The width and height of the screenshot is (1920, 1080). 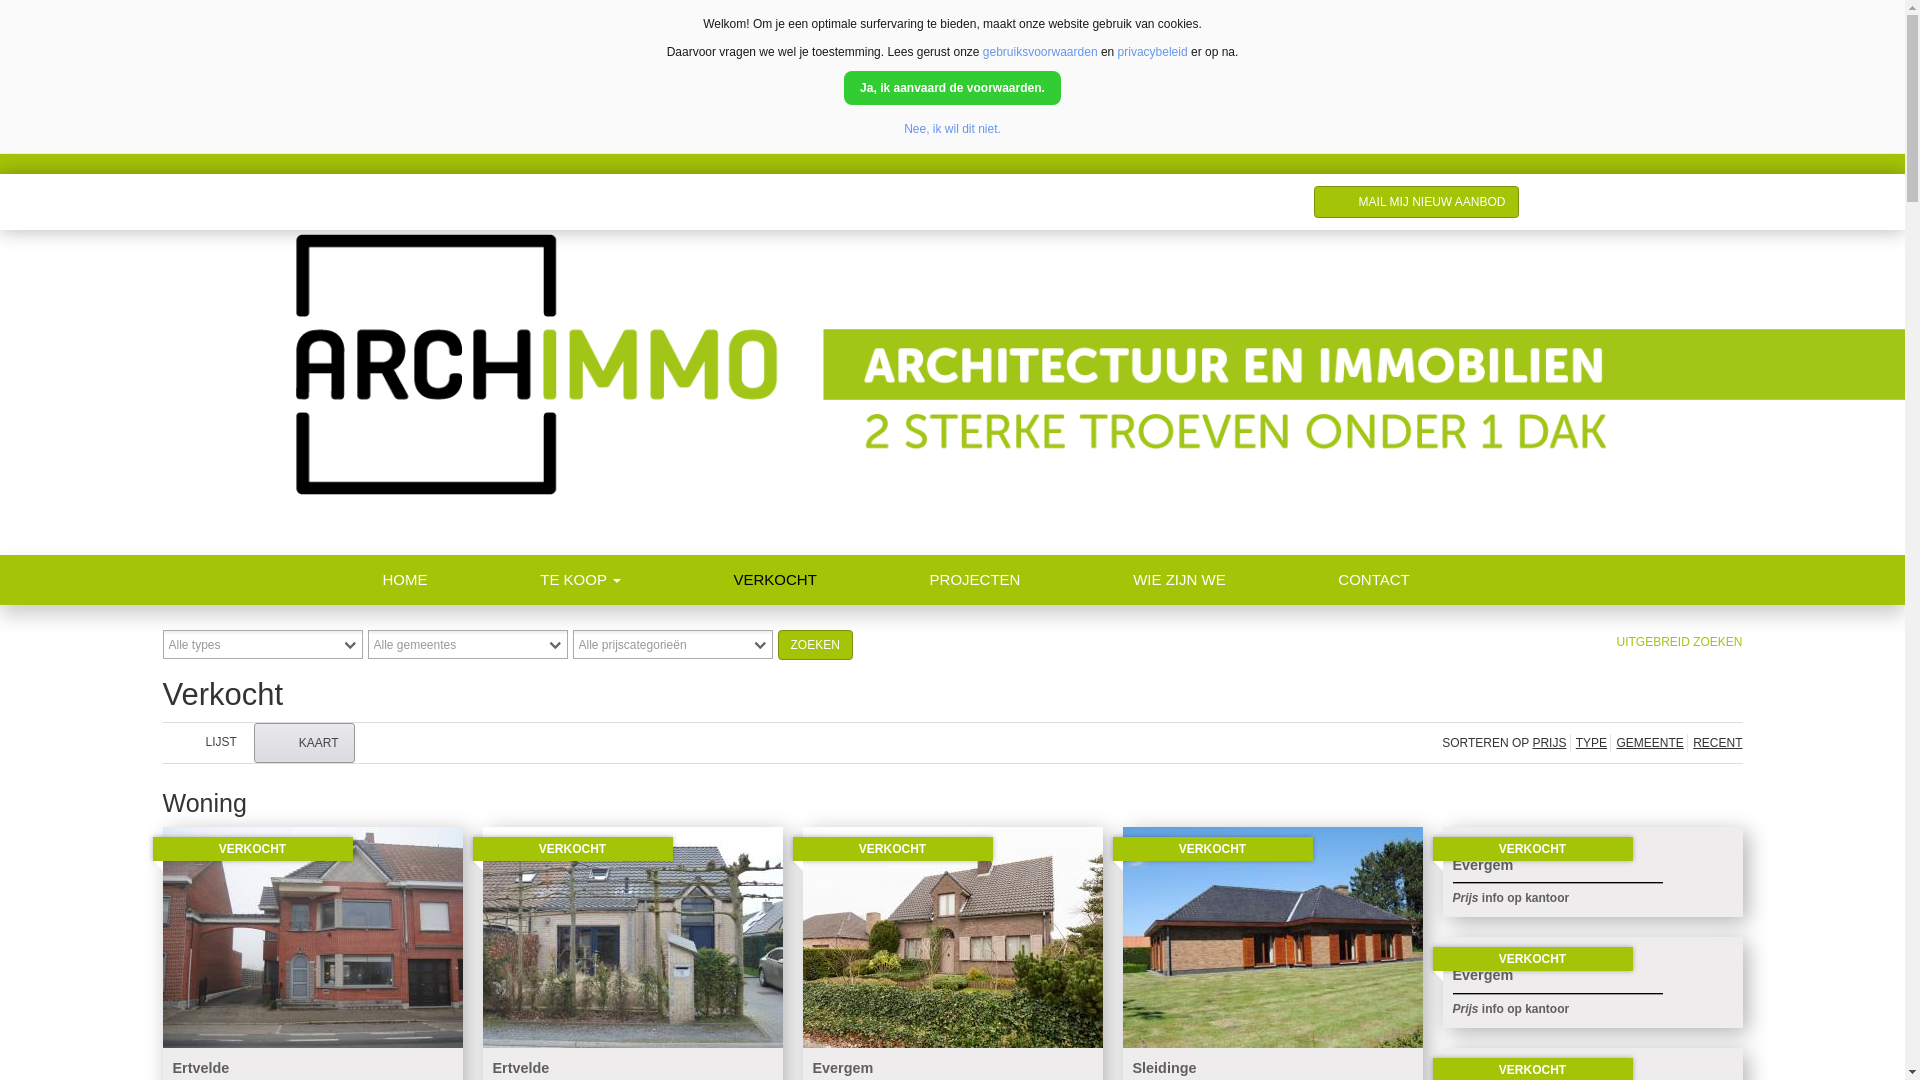 I want to click on 'TYPE', so click(x=1587, y=743).